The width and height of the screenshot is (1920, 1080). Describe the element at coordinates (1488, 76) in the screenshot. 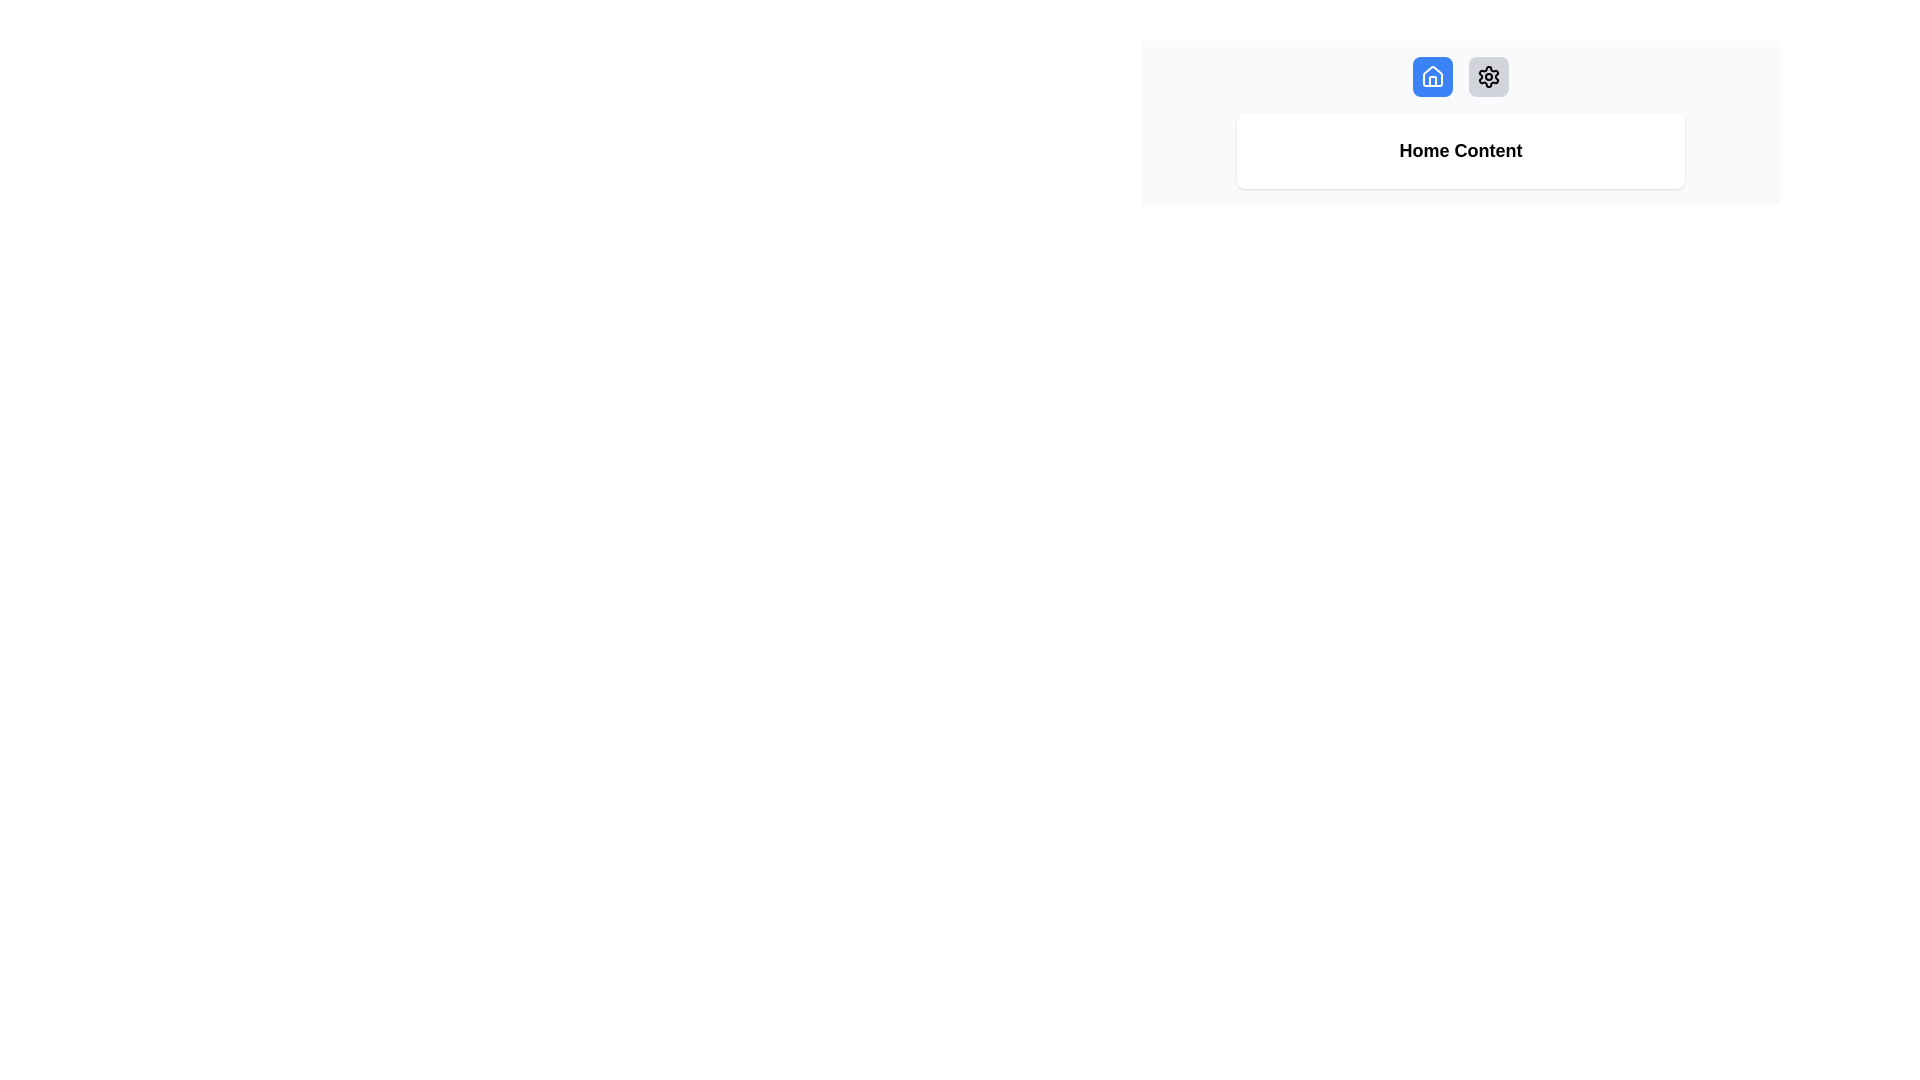

I see `the settings icon located at the top-right corner of the UI` at that location.